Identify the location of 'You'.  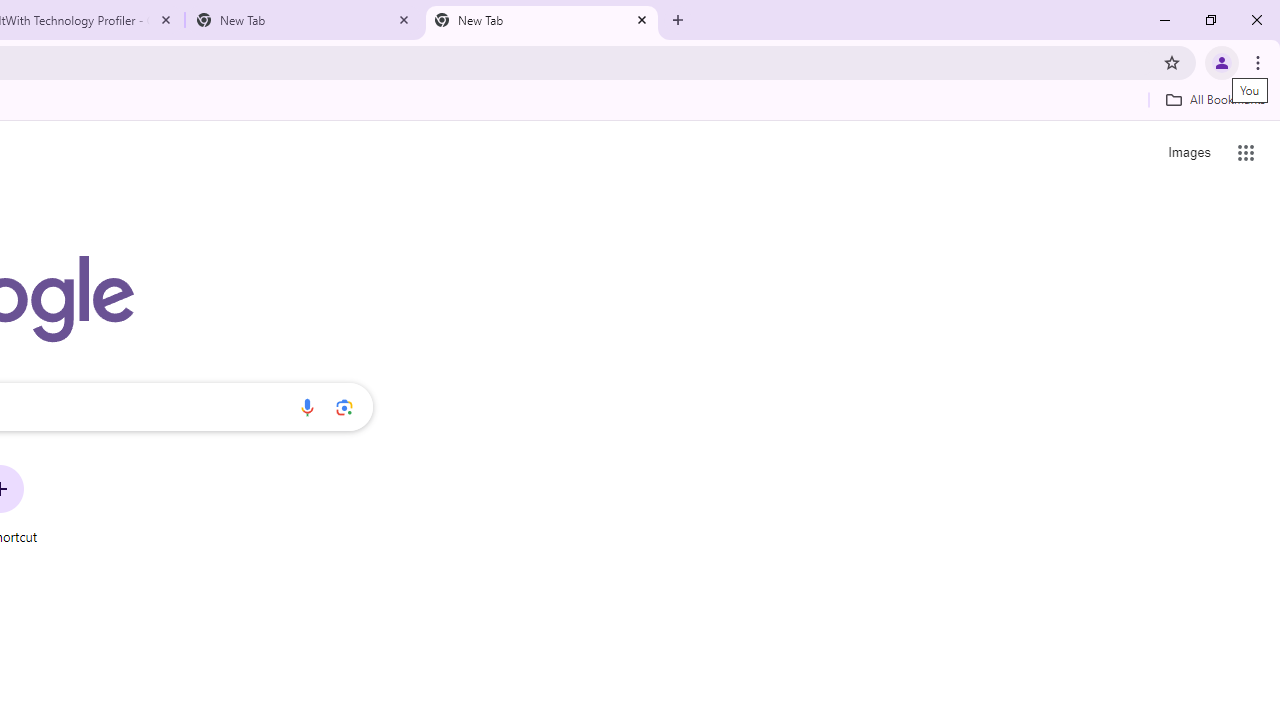
(1220, 61).